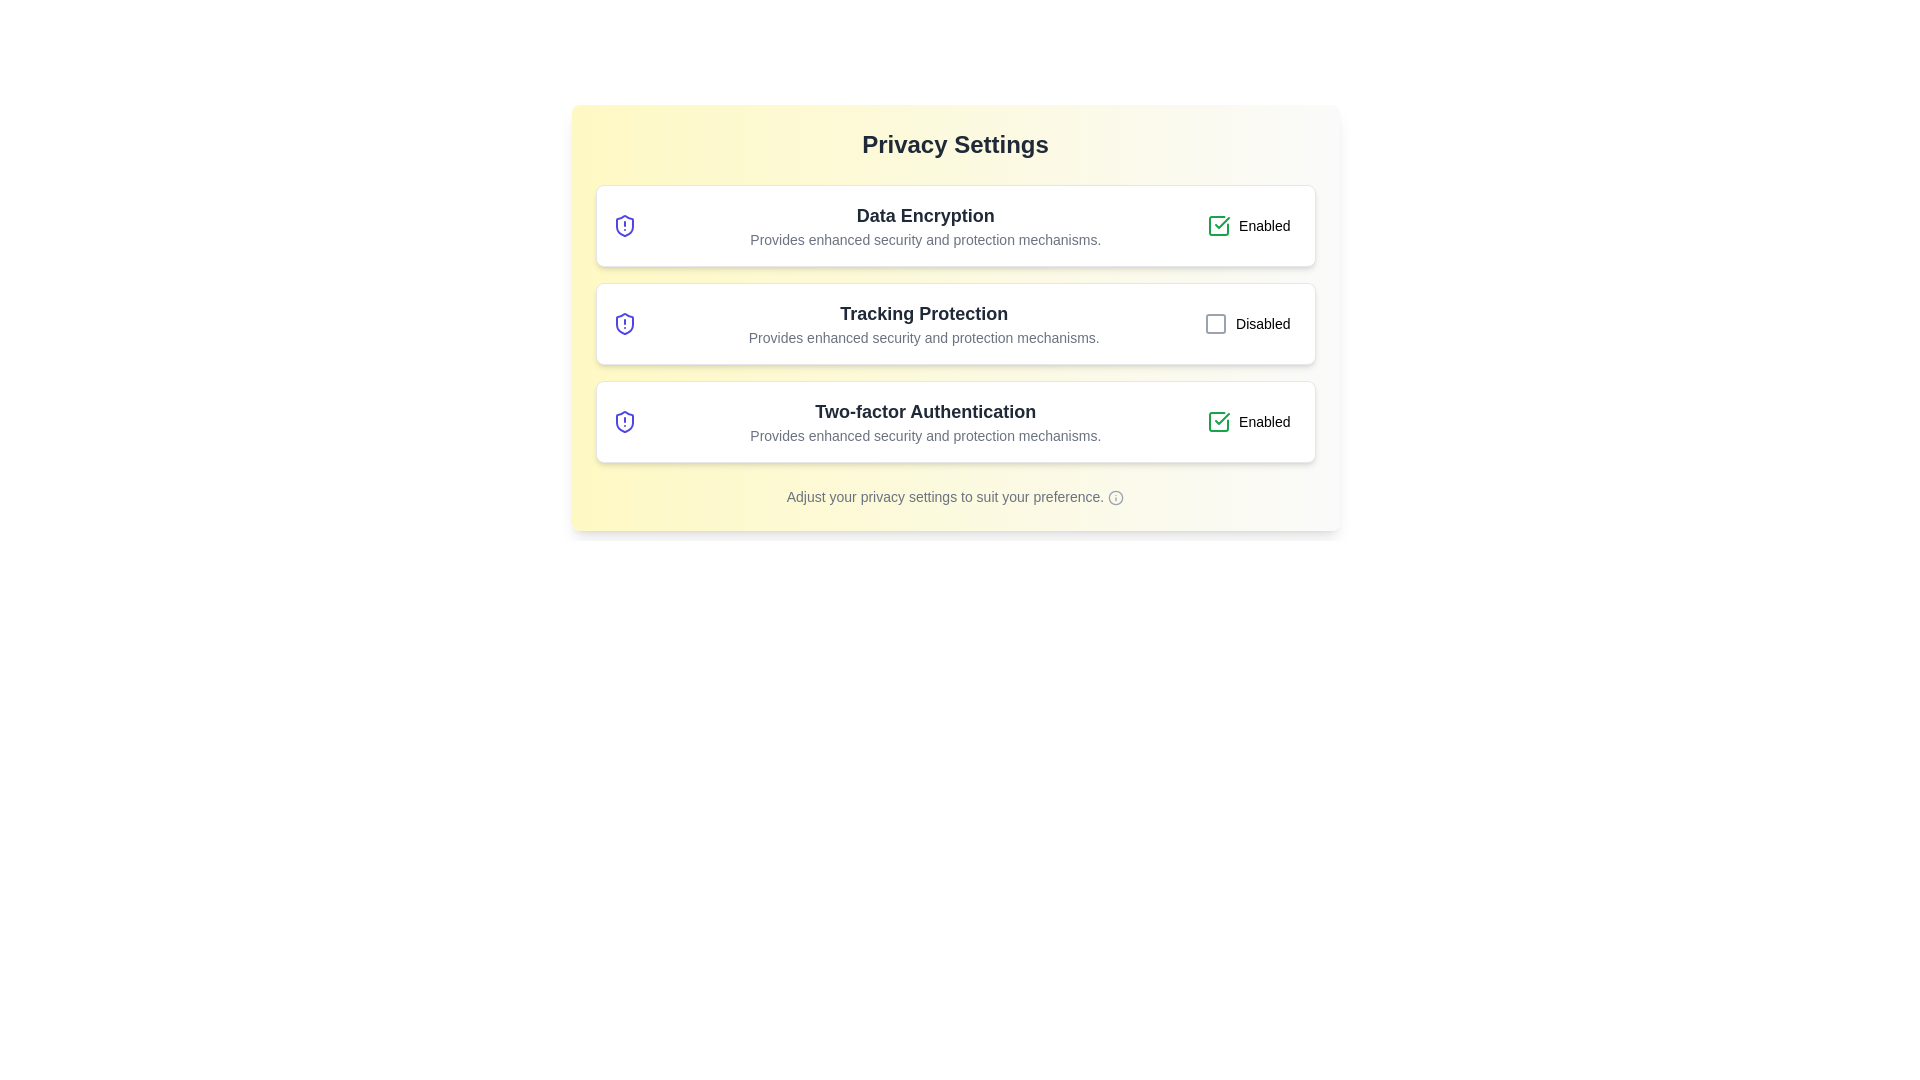 This screenshot has height=1080, width=1920. What do you see at coordinates (1218, 225) in the screenshot?
I see `the 'Data Encryption' status icon located in the second column of the privacy settings` at bounding box center [1218, 225].